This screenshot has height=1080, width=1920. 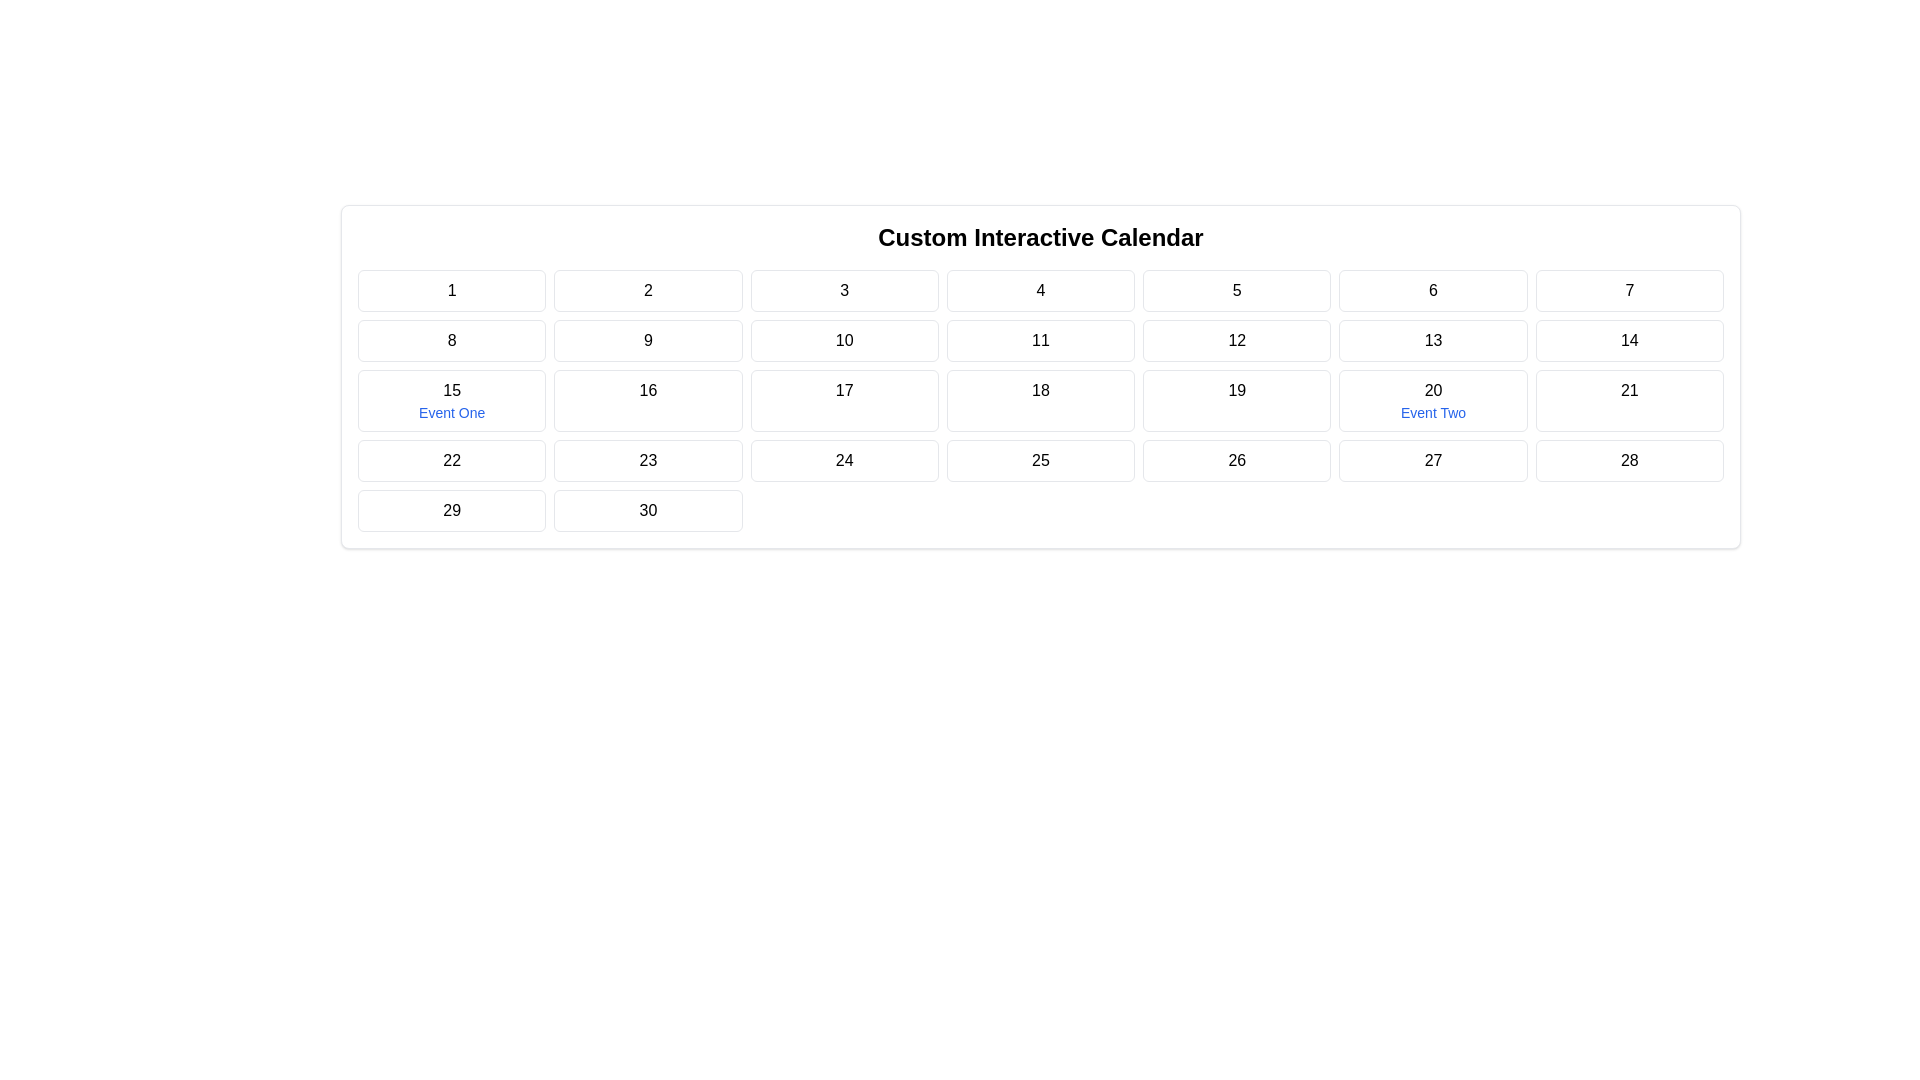 What do you see at coordinates (451, 411) in the screenshot?
I see `the non-interactive text label providing information about the event on the 15th day of the month, located below the number '15' in the calendar grid` at bounding box center [451, 411].